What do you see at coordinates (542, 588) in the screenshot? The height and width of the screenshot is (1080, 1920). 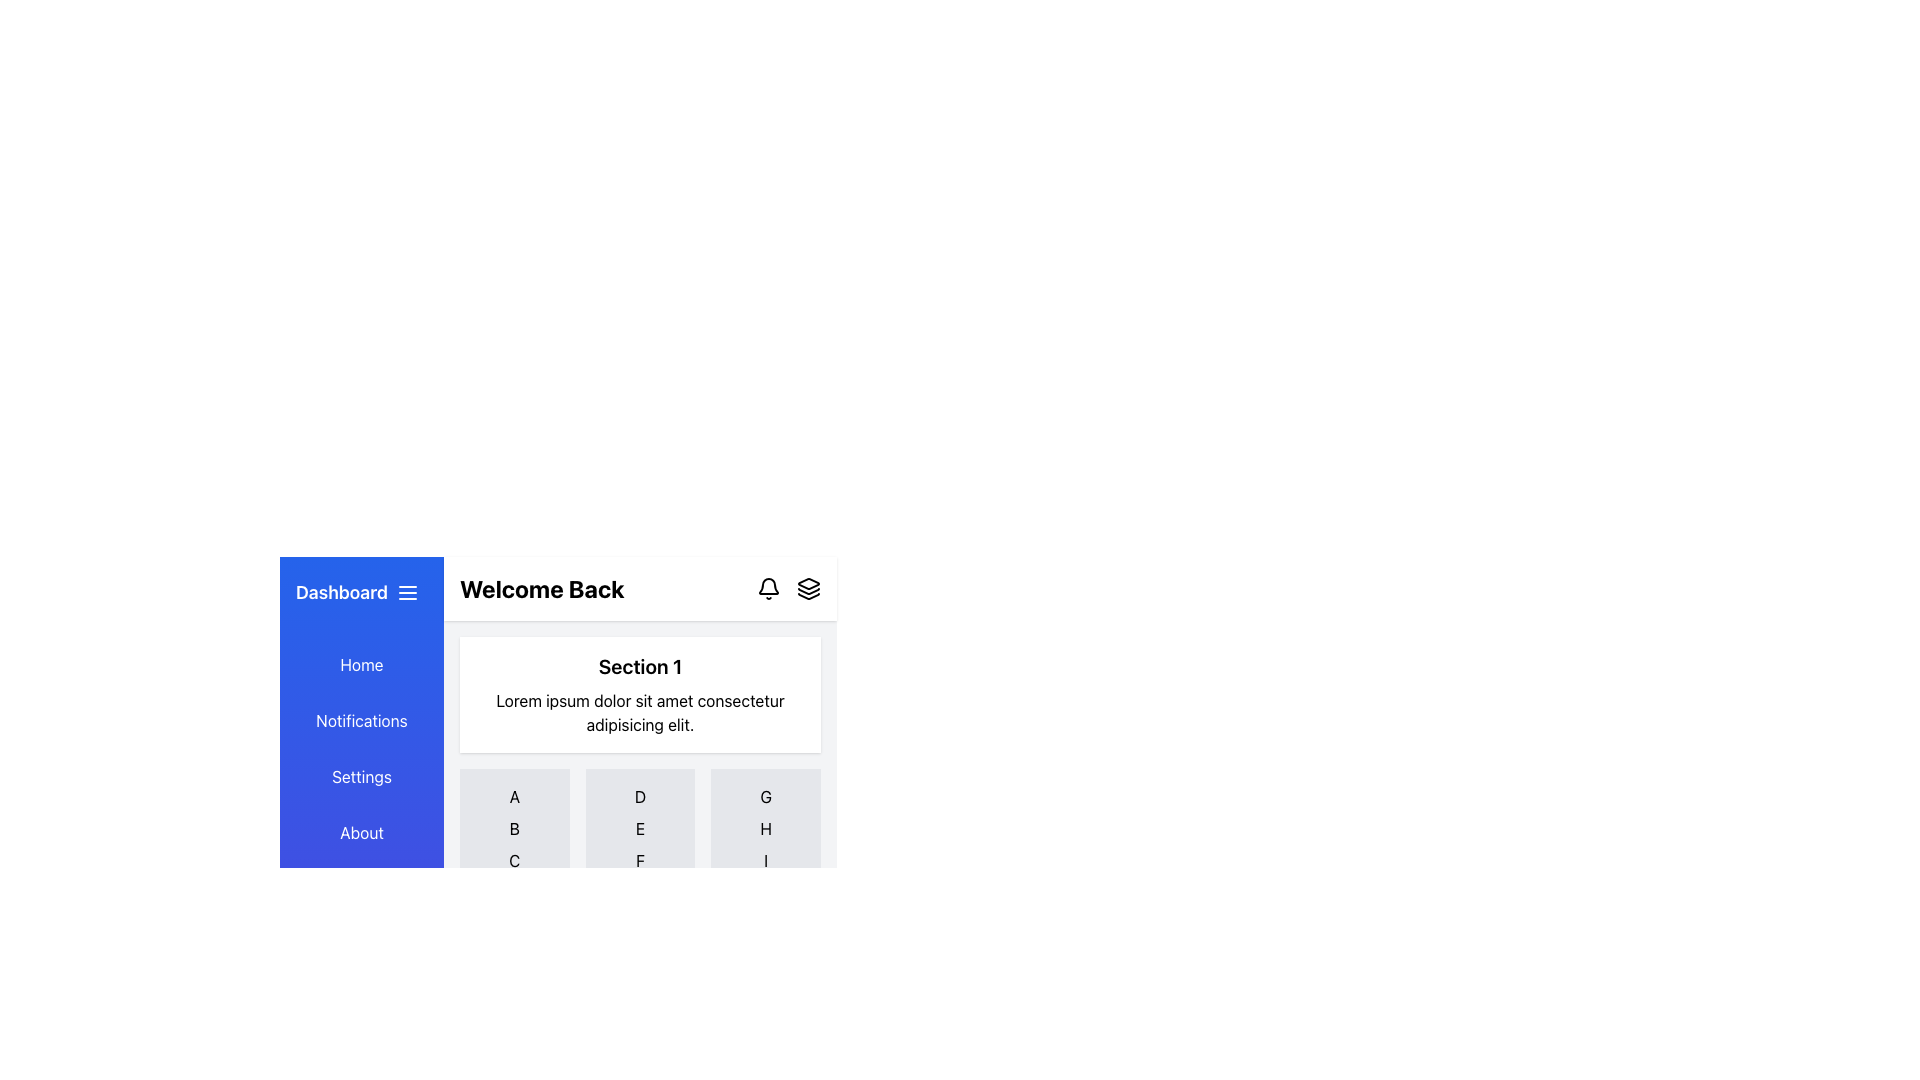 I see `static text element displaying 'Welcome Back' in bold font, positioned prominently in the header area` at bounding box center [542, 588].